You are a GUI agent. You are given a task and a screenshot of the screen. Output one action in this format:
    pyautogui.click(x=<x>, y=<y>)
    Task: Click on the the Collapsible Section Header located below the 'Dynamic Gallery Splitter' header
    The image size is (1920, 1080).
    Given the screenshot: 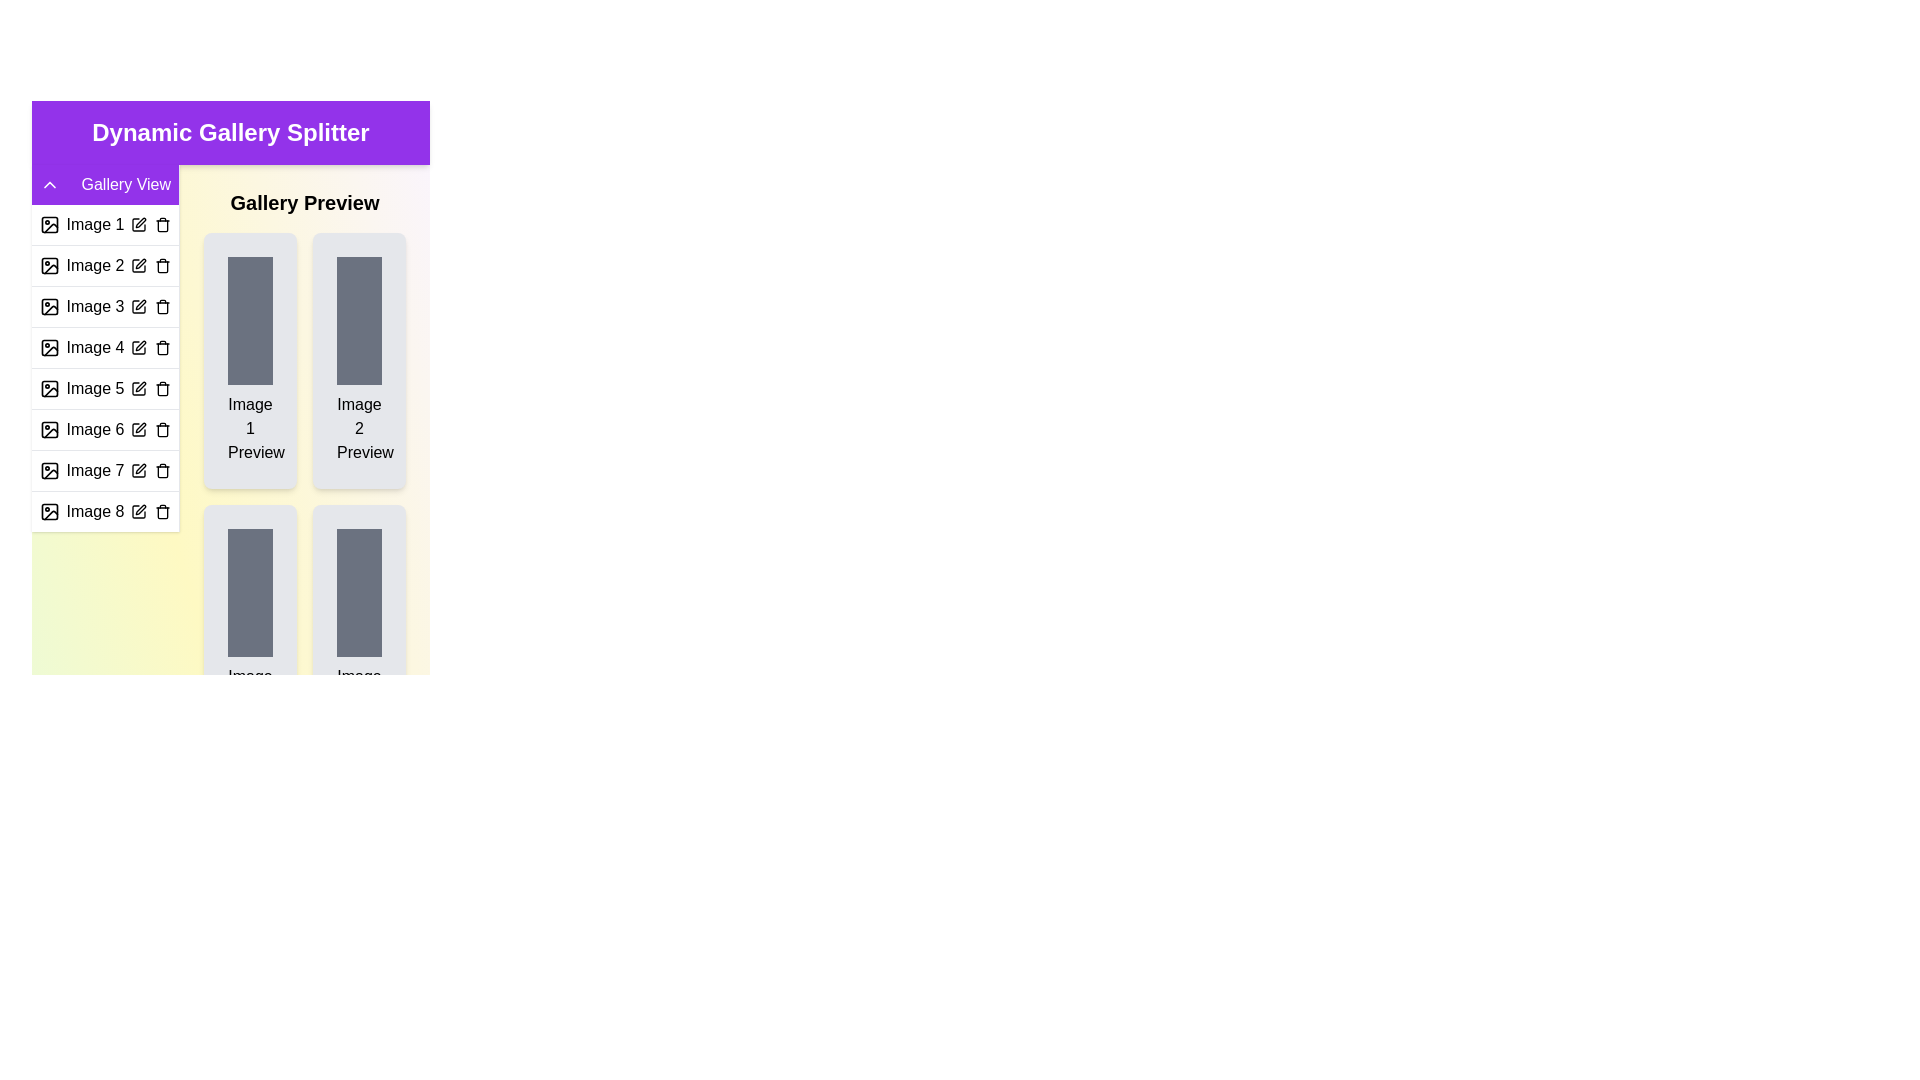 What is the action you would take?
    pyautogui.click(x=104, y=185)
    